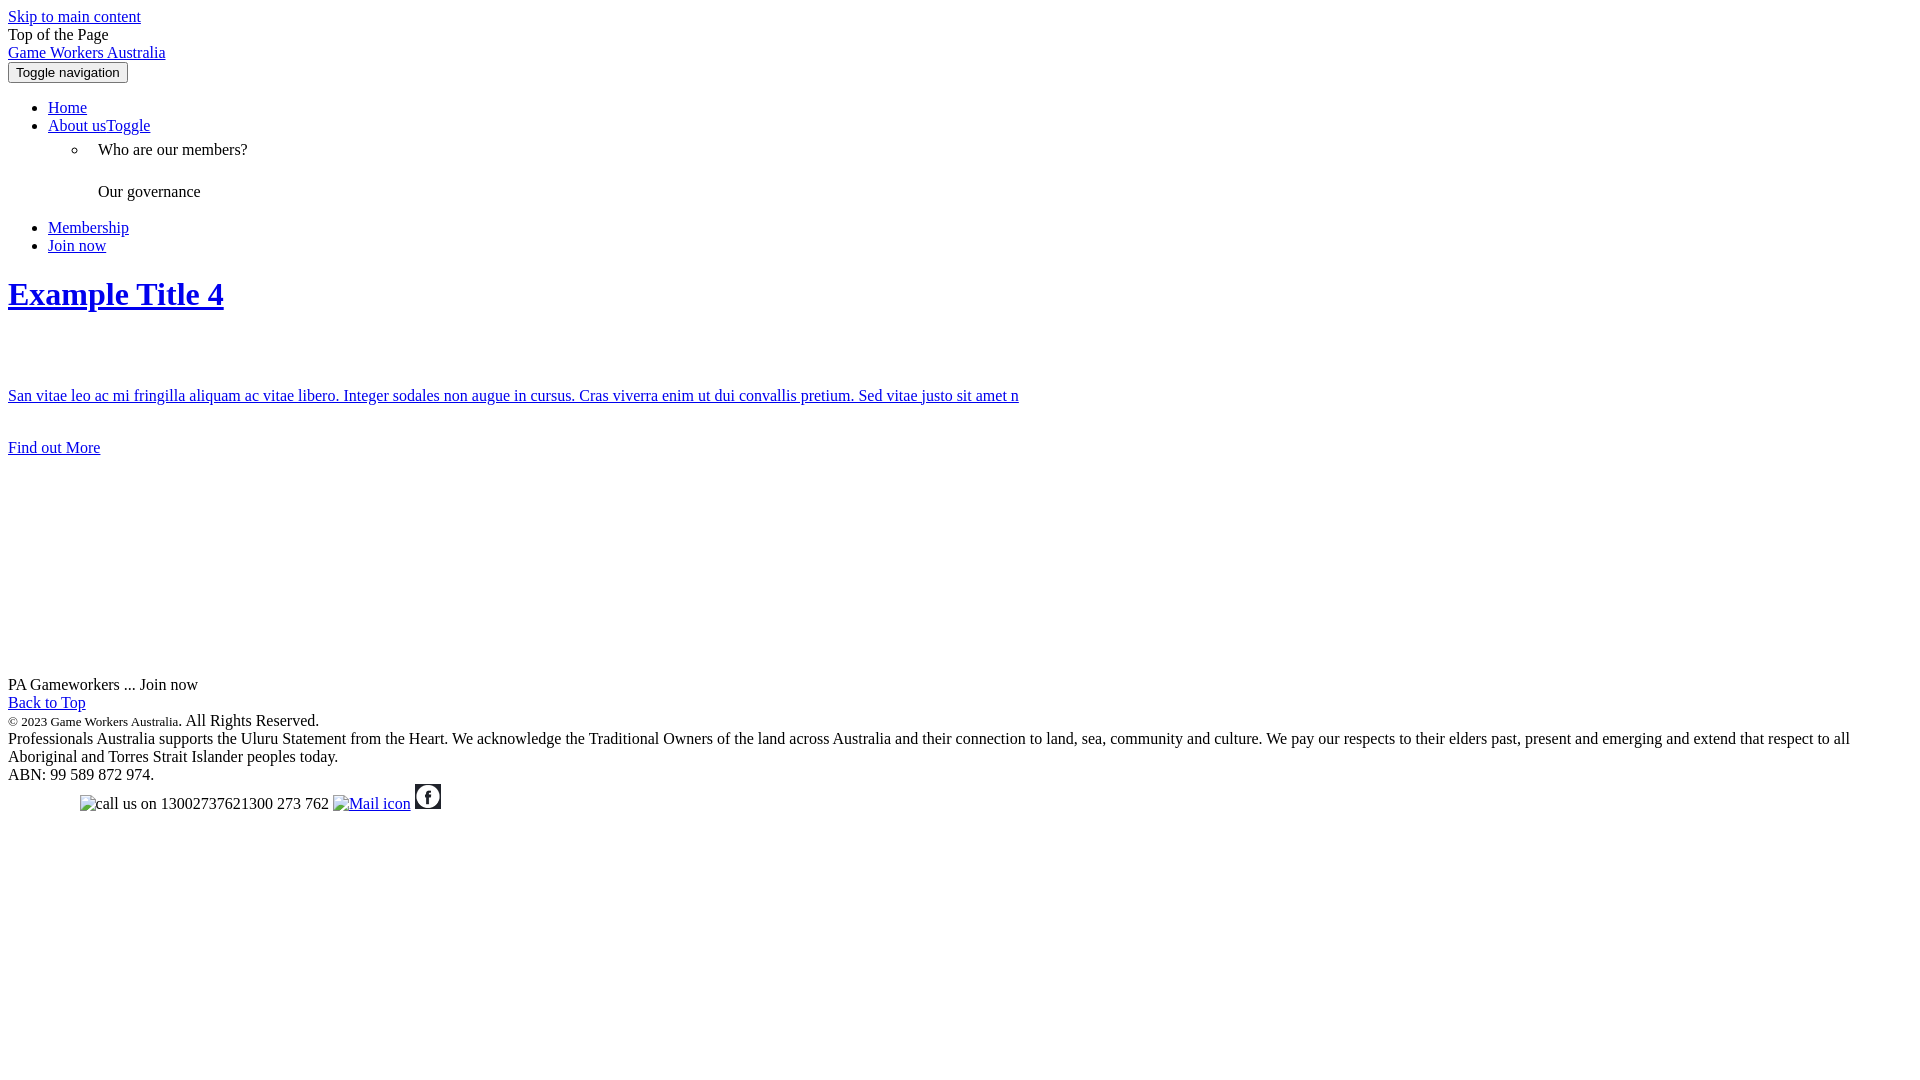  What do you see at coordinates (74, 16) in the screenshot?
I see `'Skip to main content'` at bounding box center [74, 16].